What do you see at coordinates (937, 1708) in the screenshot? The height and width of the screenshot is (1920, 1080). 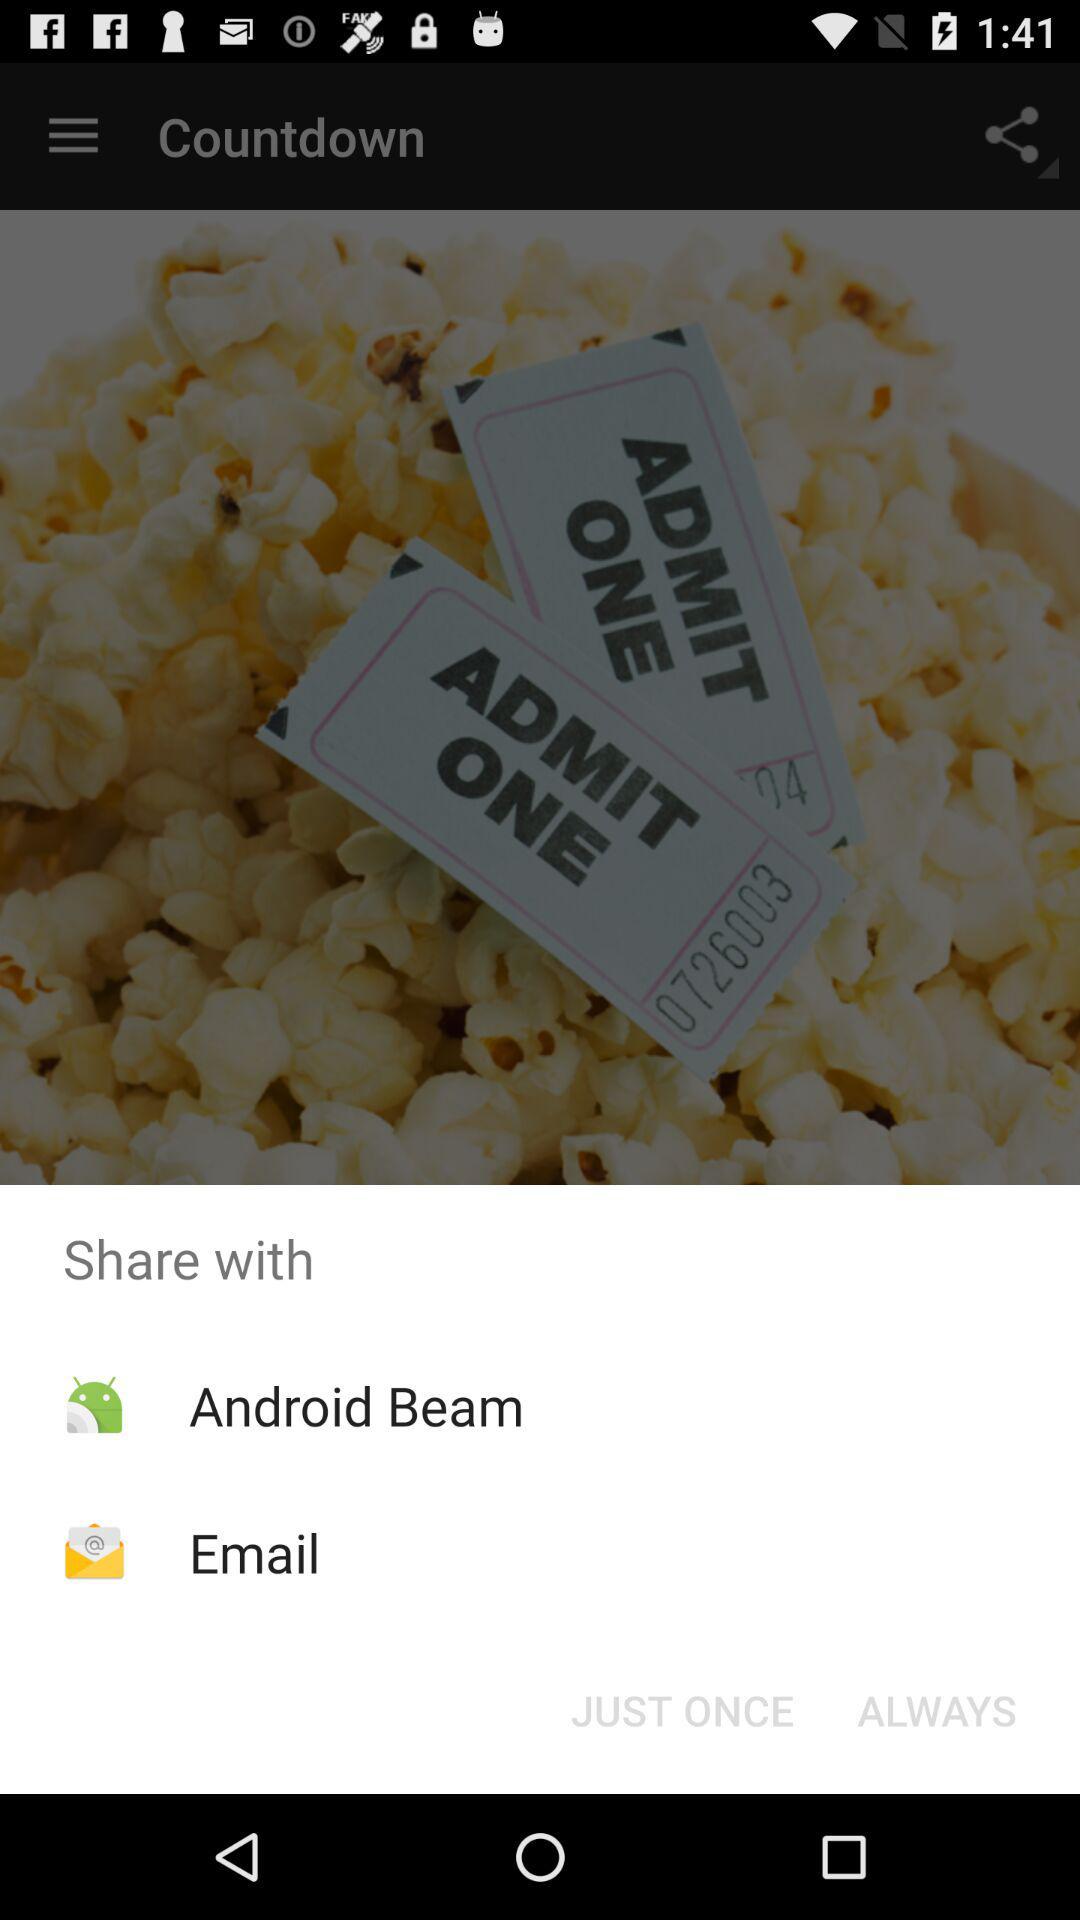 I see `item below the share with icon` at bounding box center [937, 1708].